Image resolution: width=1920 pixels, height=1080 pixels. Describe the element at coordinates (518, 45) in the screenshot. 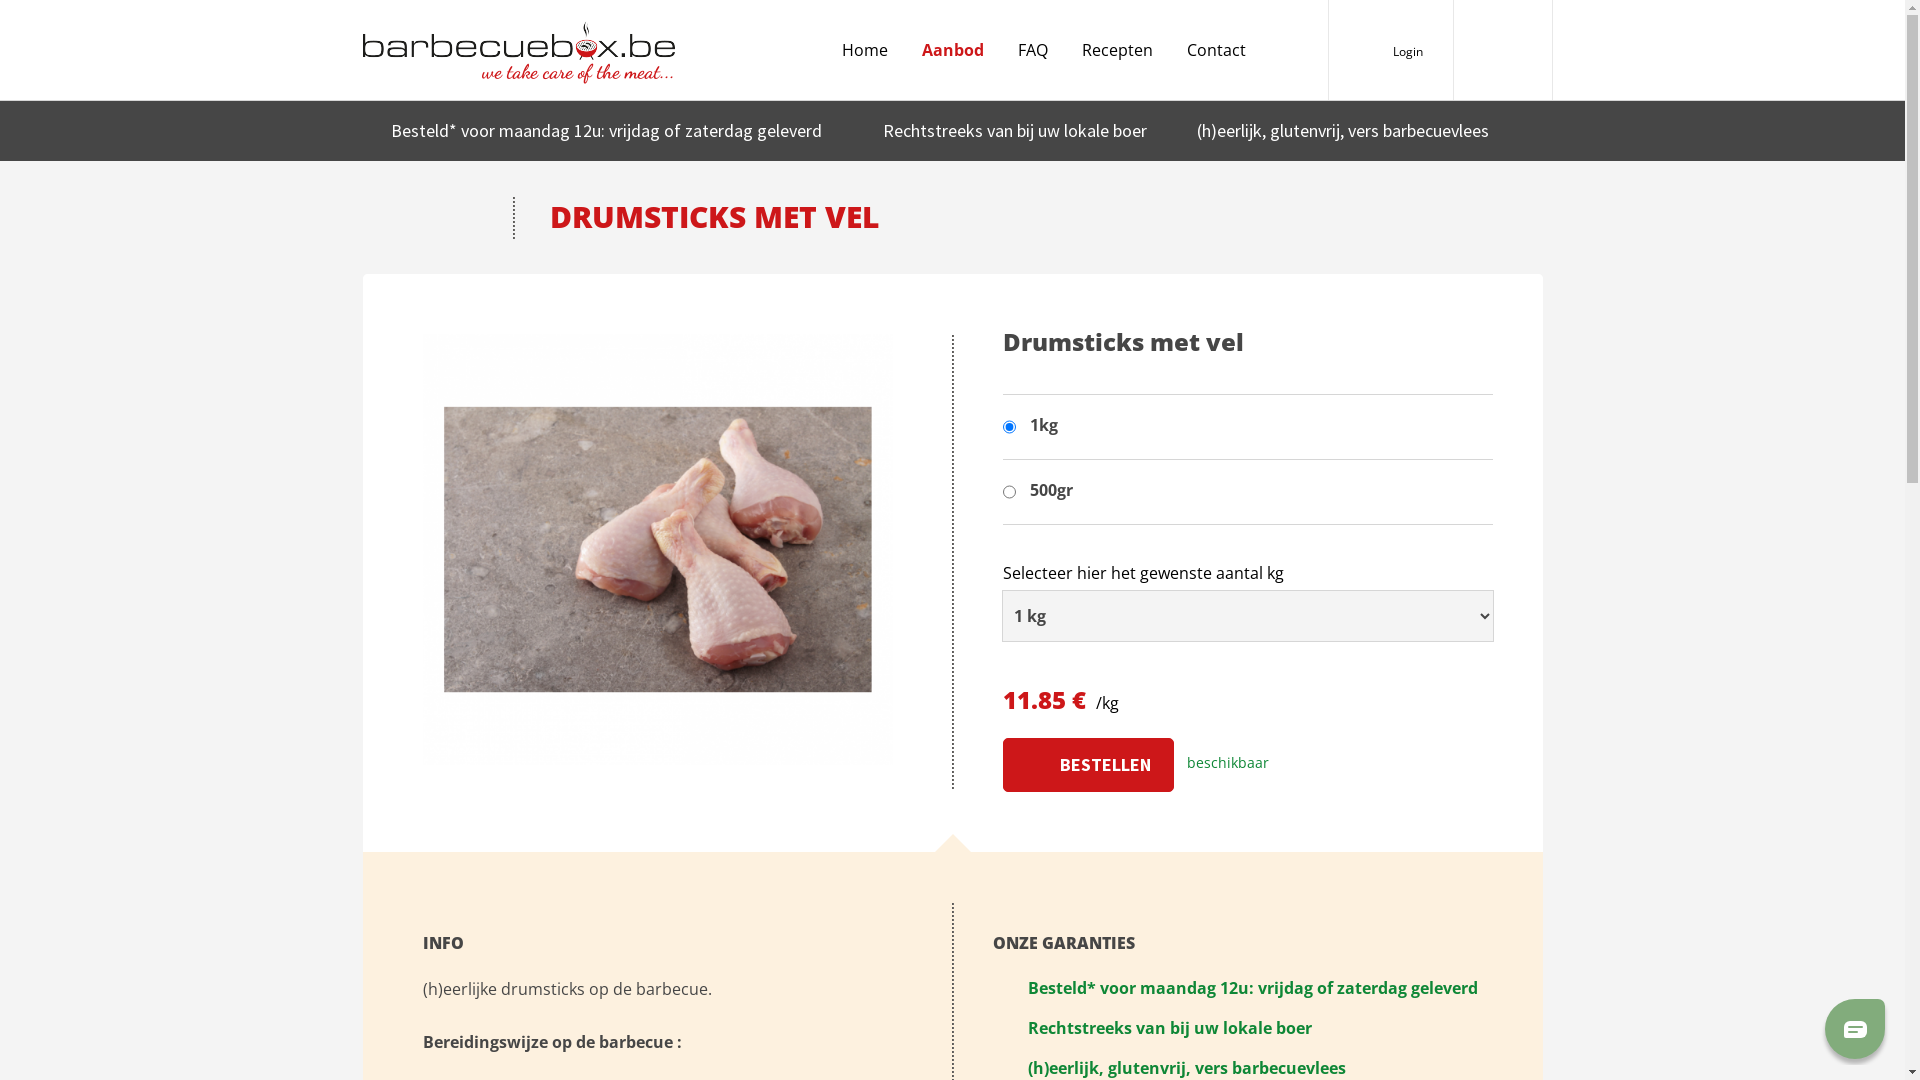

I see `'we take care of the meat...'` at that location.